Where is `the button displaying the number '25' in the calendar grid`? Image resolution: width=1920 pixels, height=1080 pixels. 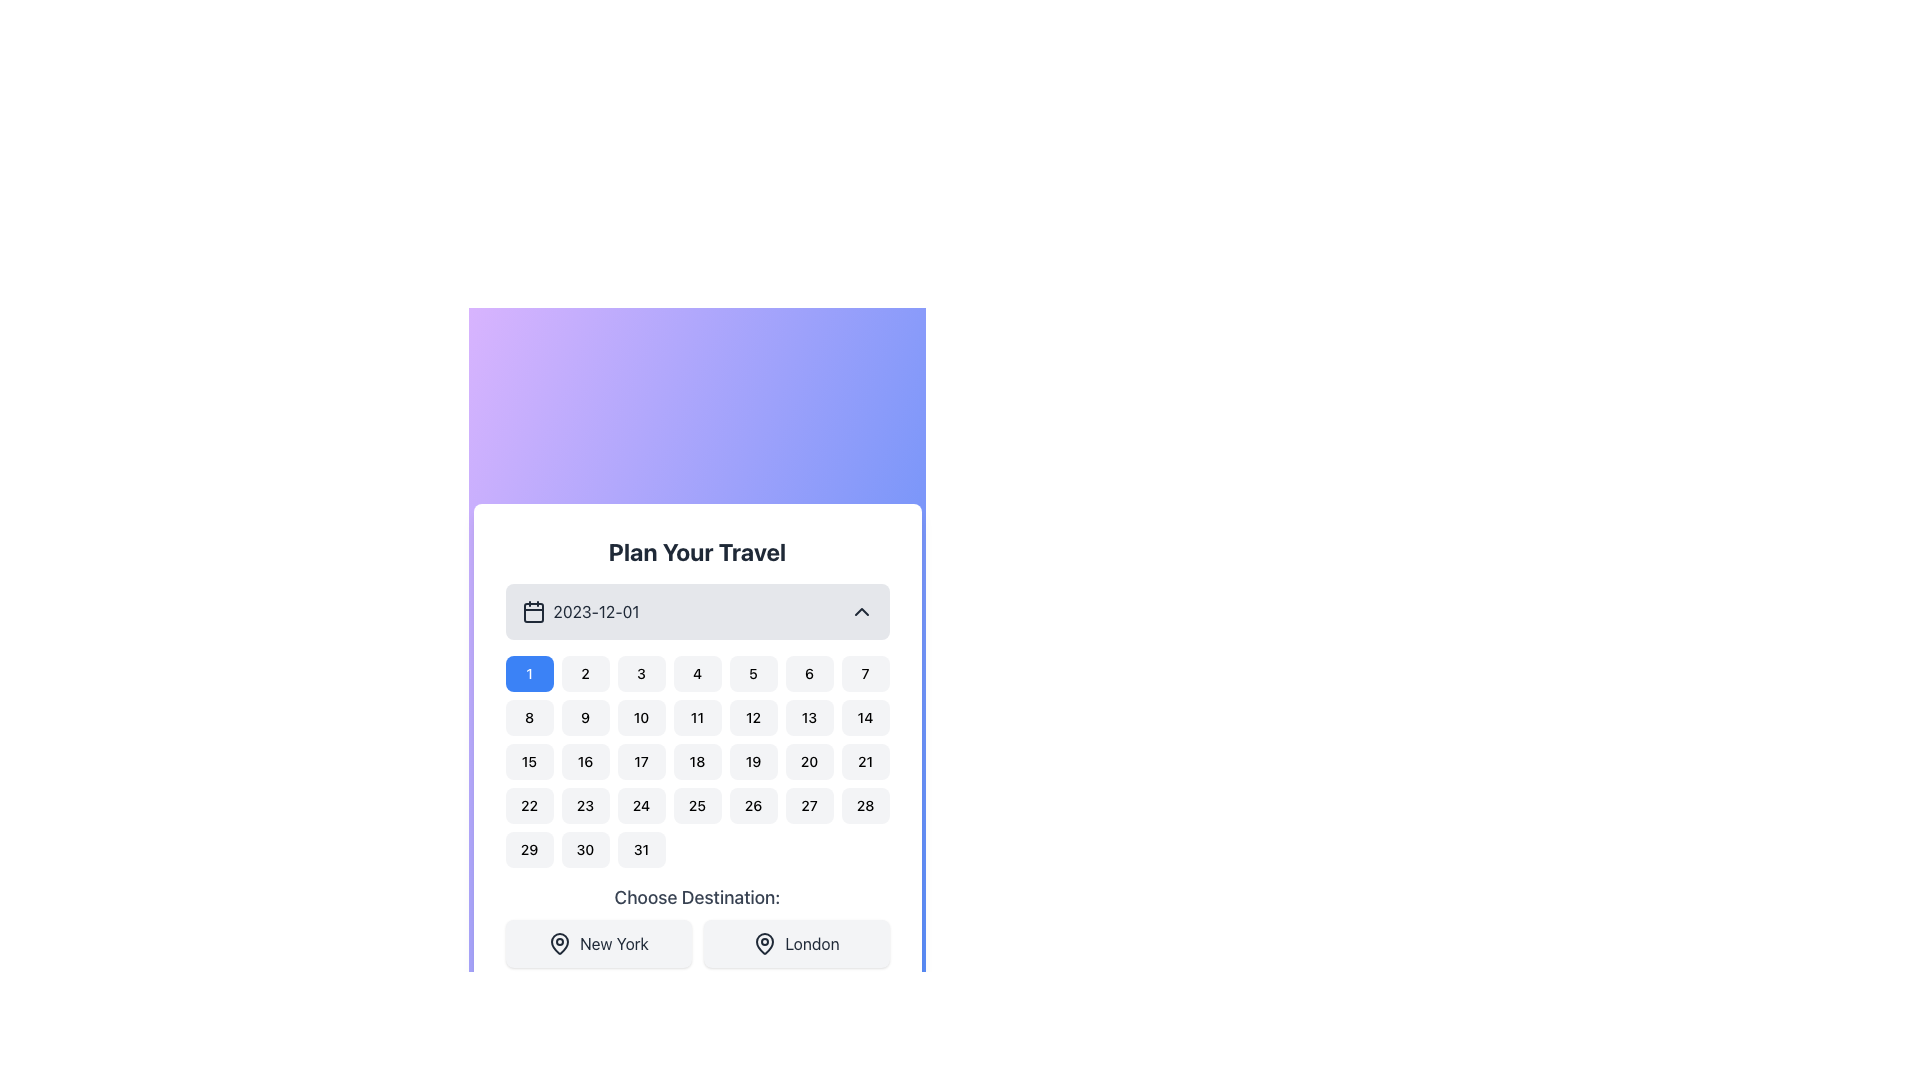
the button displaying the number '25' in the calendar grid is located at coordinates (697, 805).